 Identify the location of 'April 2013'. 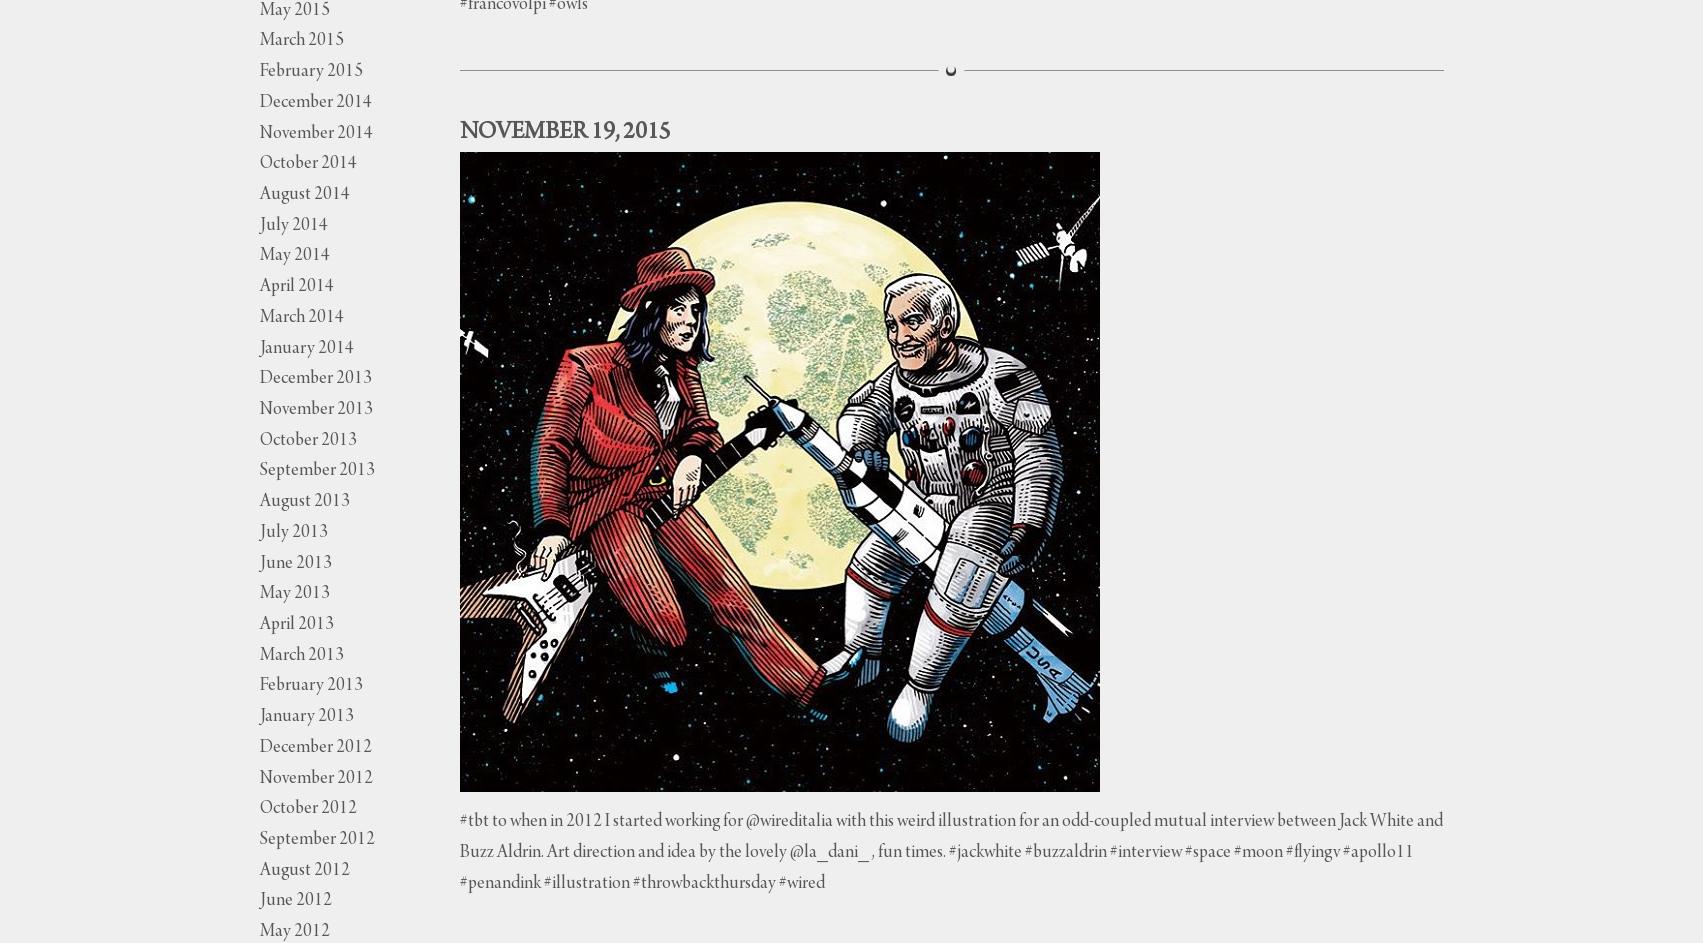
(294, 624).